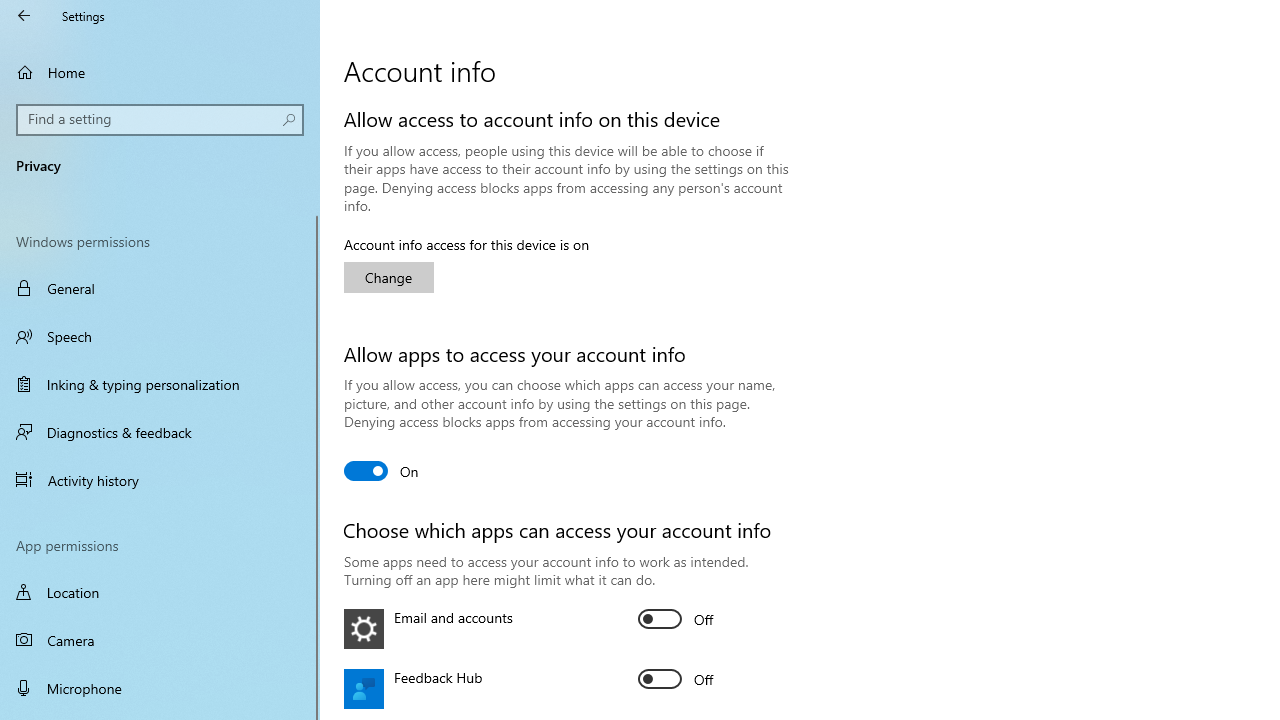 The height and width of the screenshot is (720, 1280). Describe the element at coordinates (160, 431) in the screenshot. I see `'Diagnostics & feedback'` at that location.